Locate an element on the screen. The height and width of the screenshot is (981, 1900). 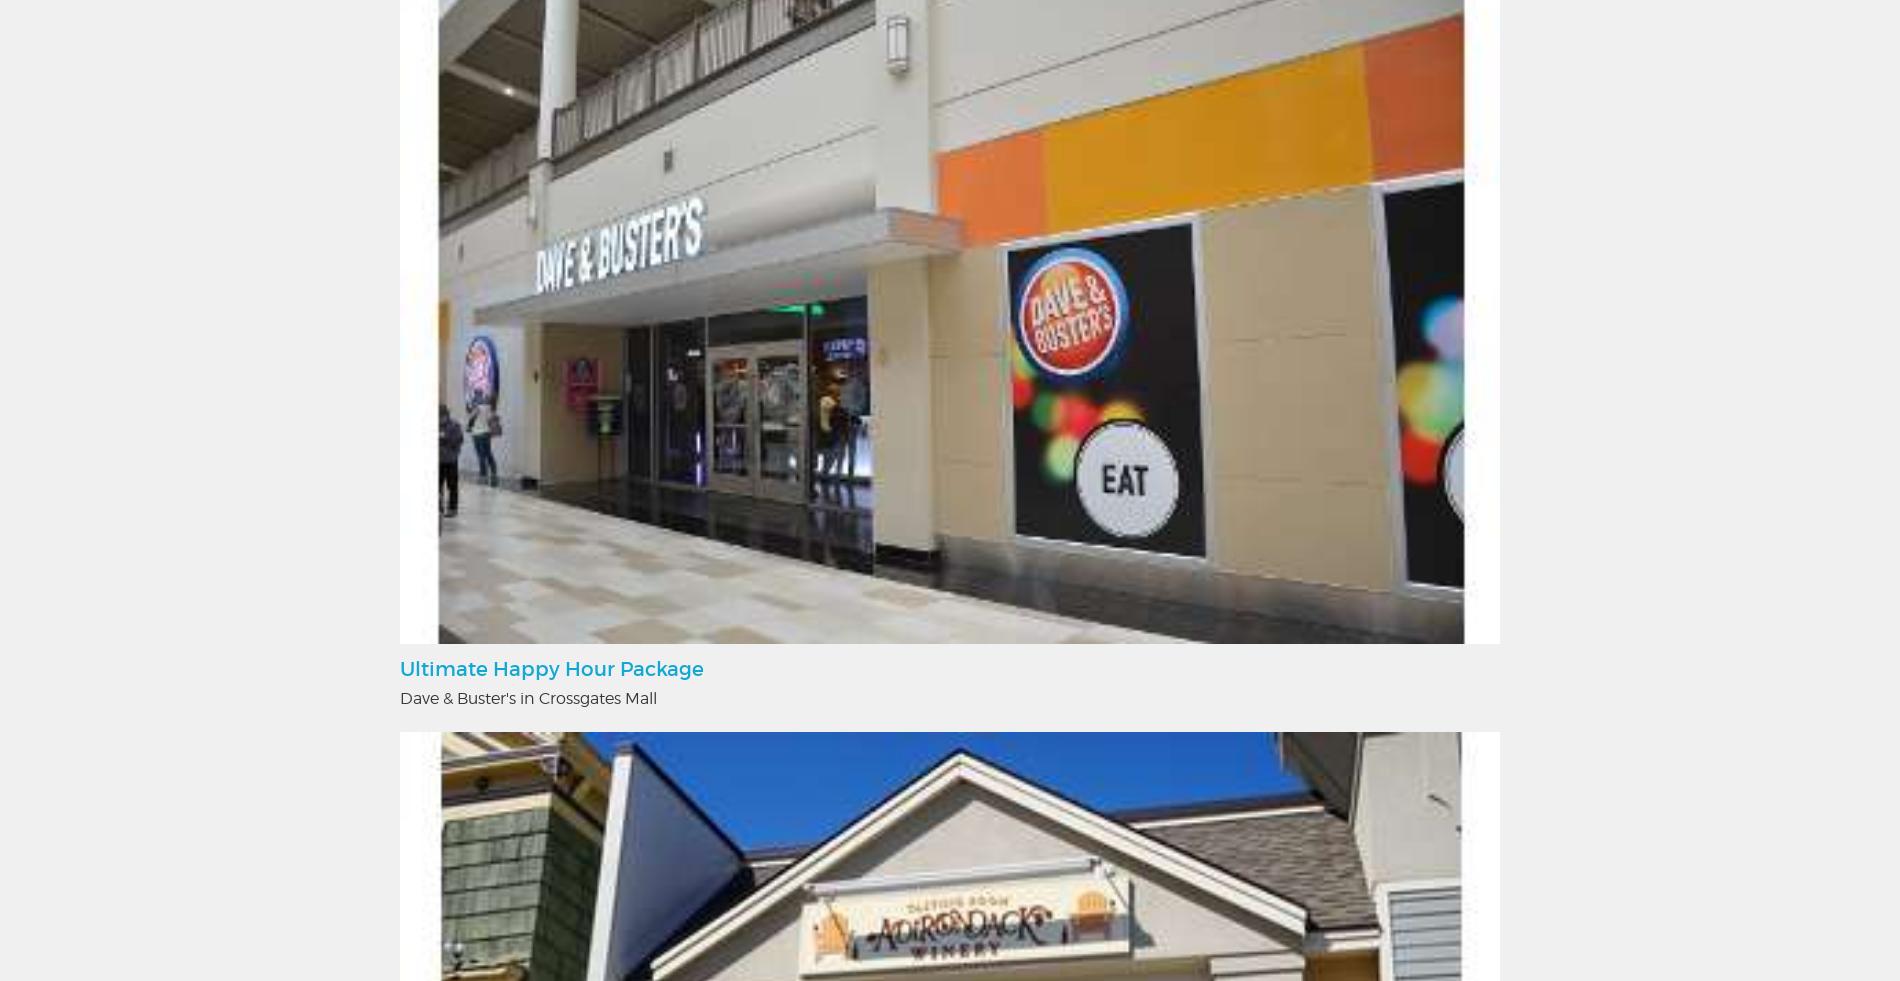
'Accessibility' is located at coordinates (868, 395).